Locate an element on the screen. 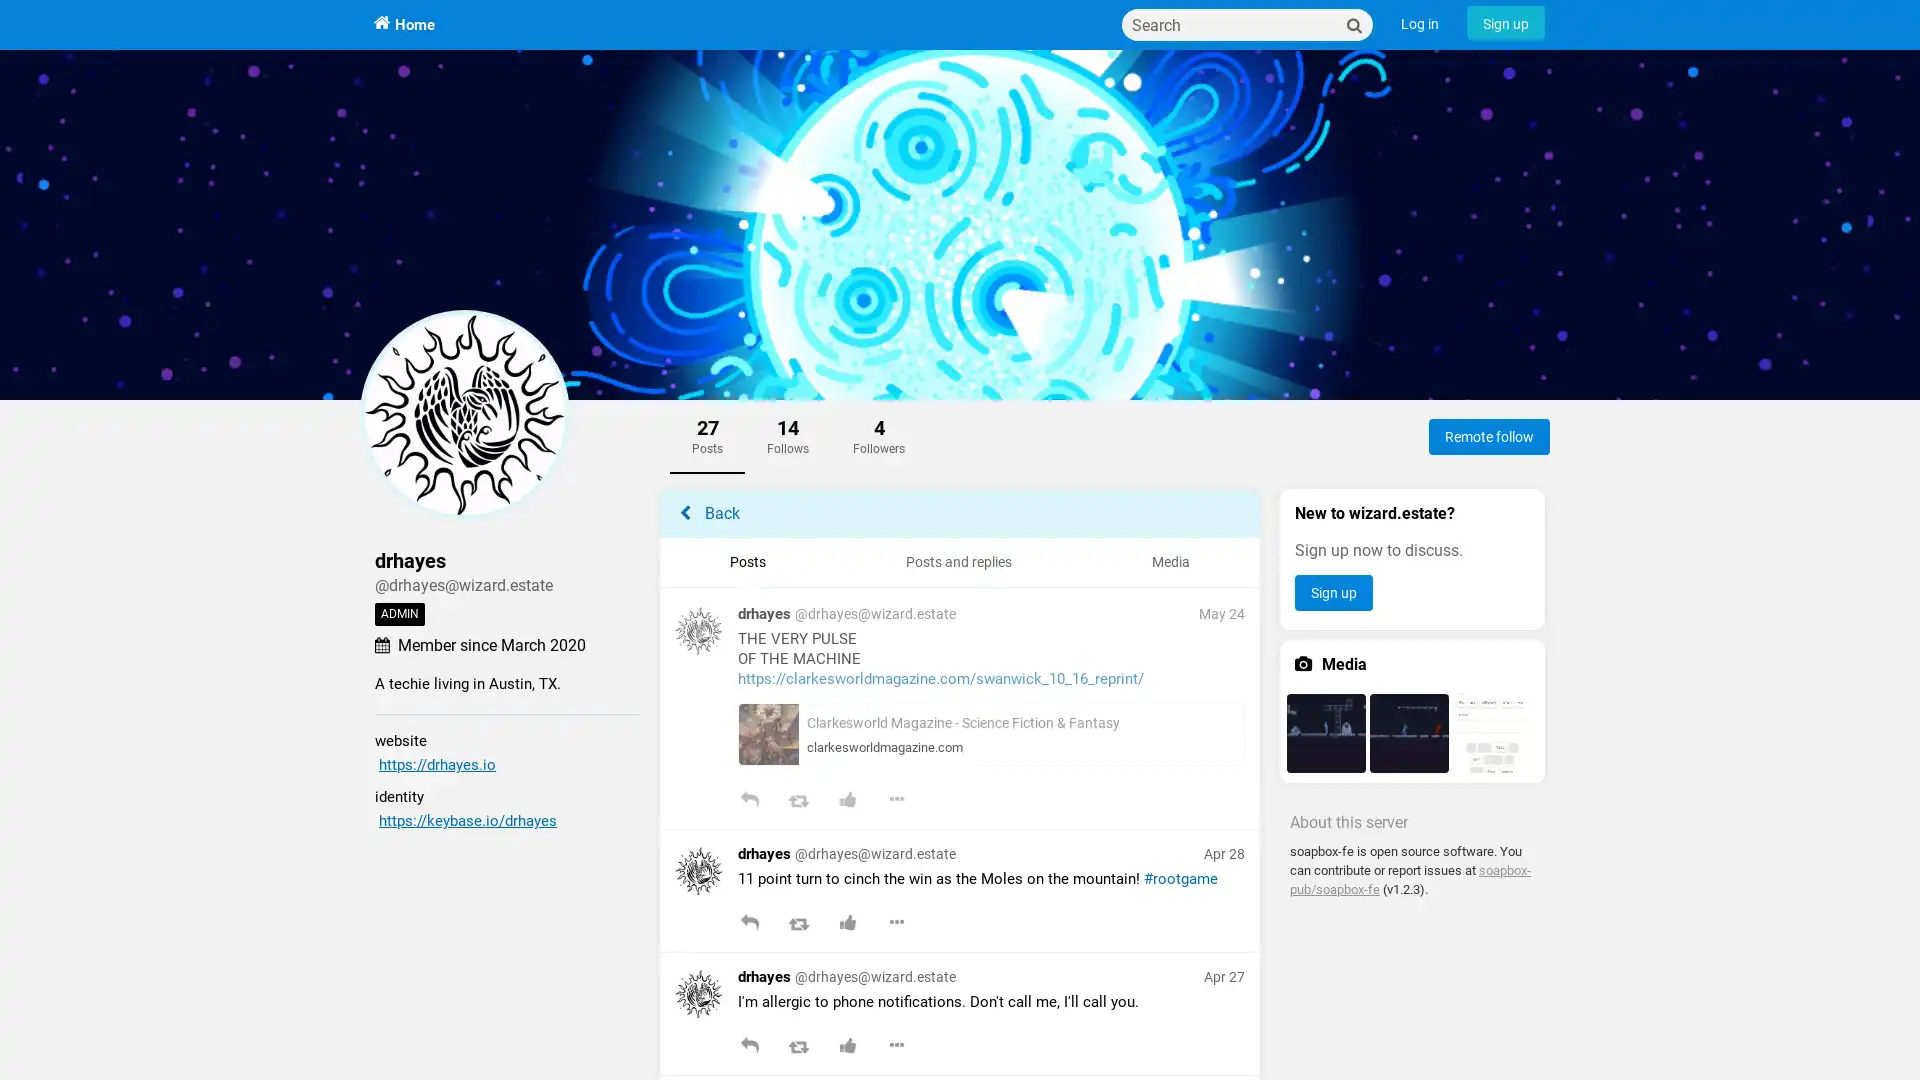 The width and height of the screenshot is (1920, 1080). More is located at coordinates (895, 801).